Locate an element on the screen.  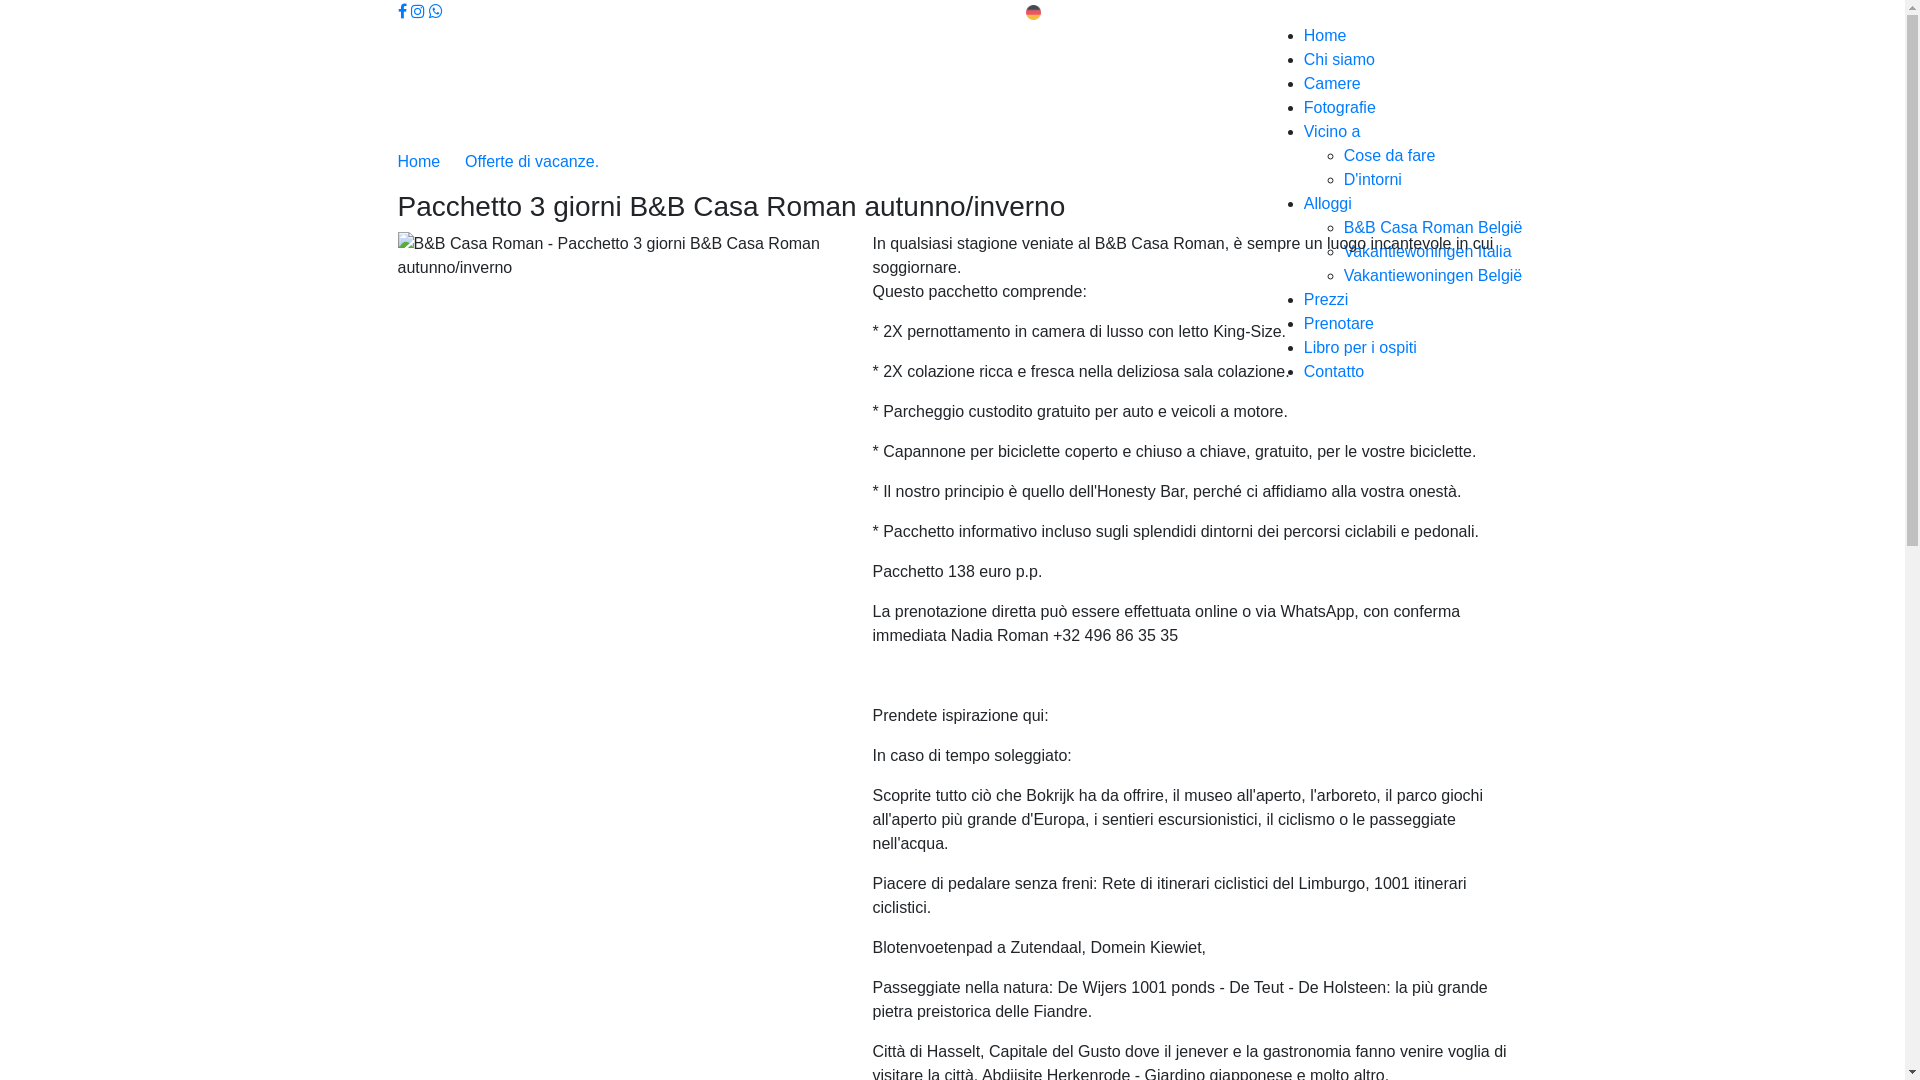
'Prezzi' is located at coordinates (1304, 299).